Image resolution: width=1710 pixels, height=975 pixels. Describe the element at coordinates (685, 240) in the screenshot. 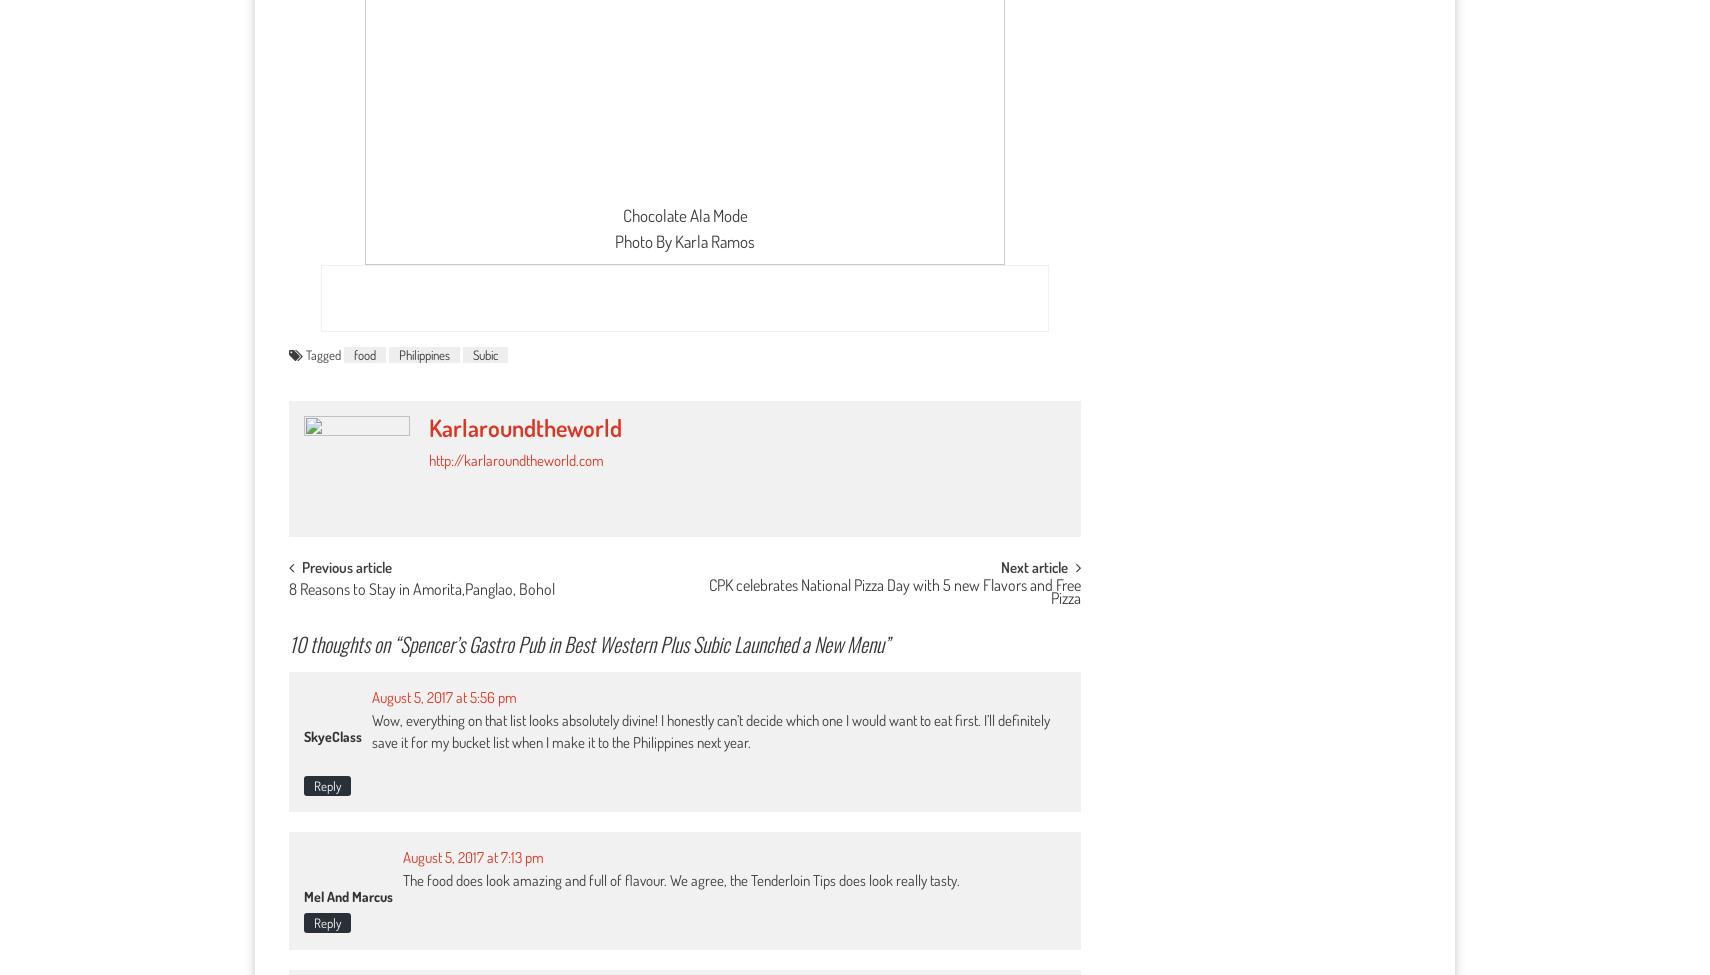

I see `'Photo By Karla Ramos'` at that location.